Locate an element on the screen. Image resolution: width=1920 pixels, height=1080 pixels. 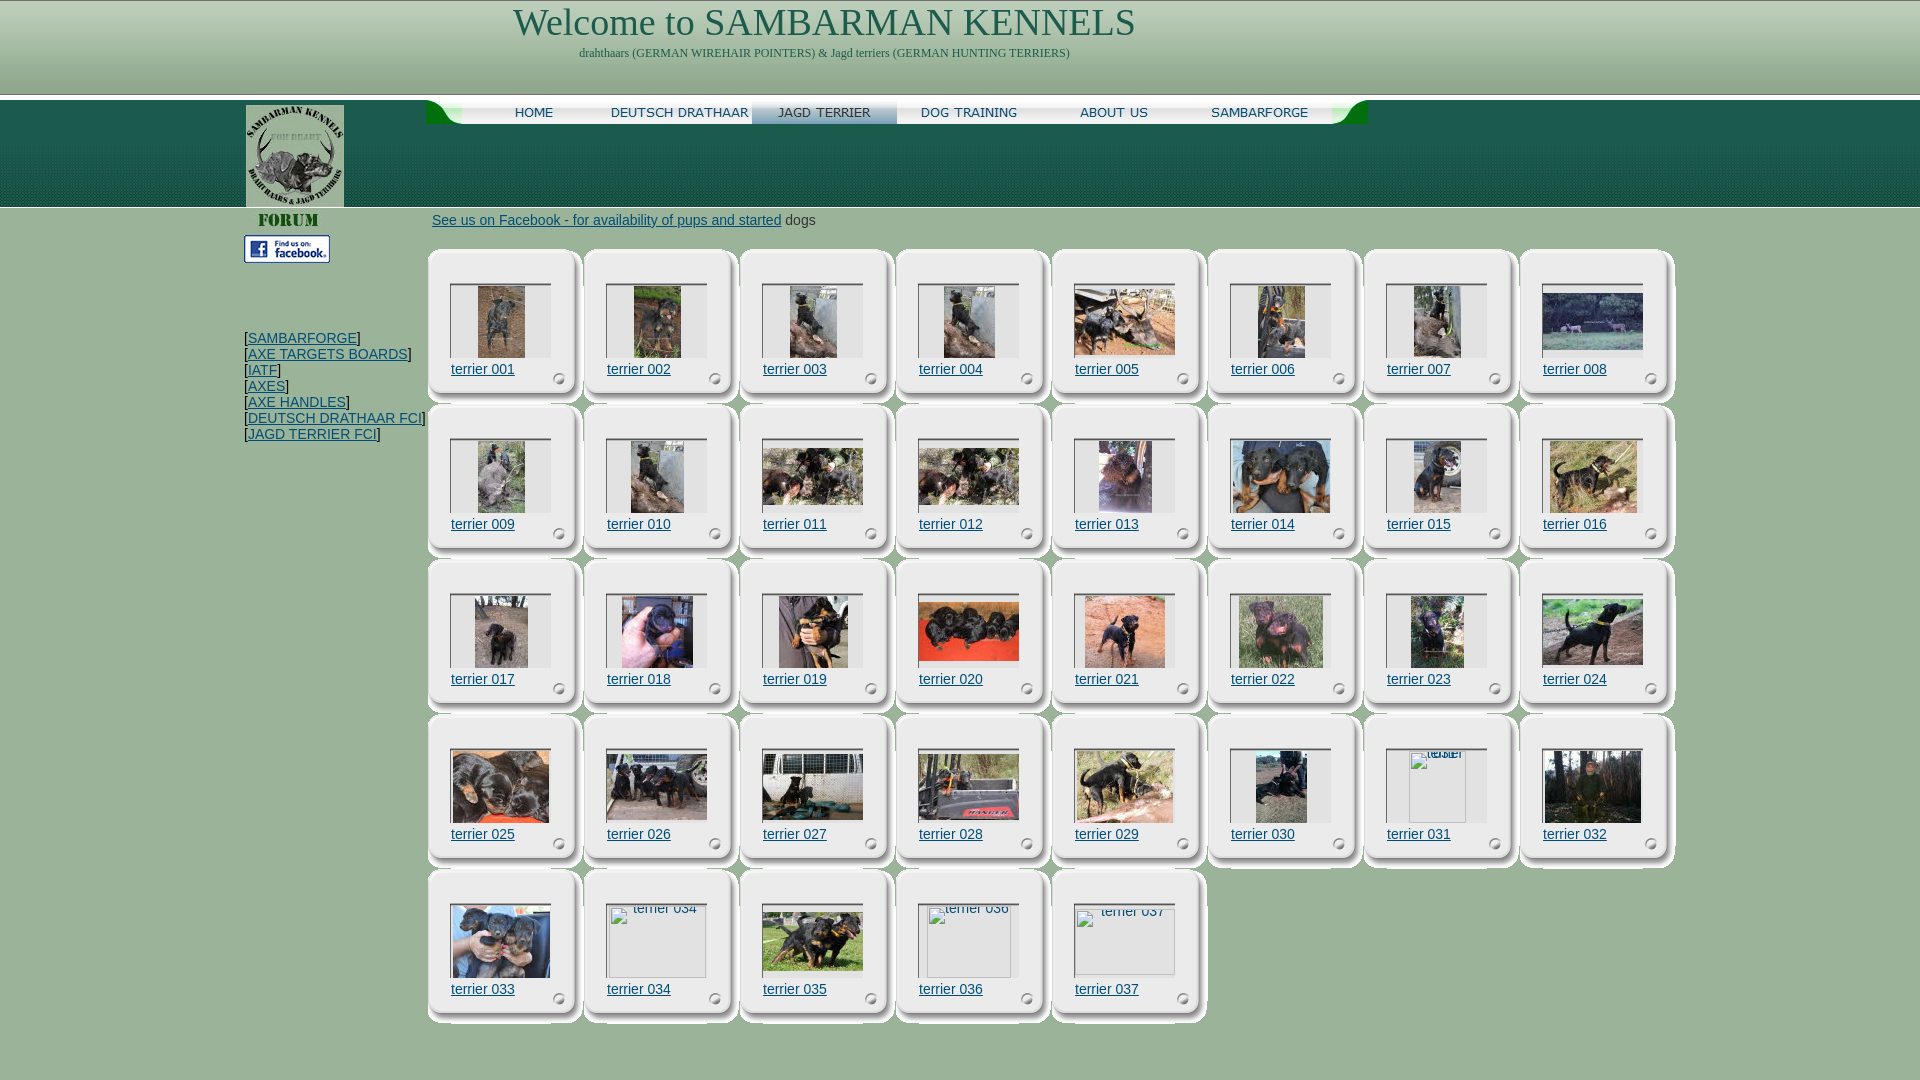
'terrier 033' is located at coordinates (500, 941).